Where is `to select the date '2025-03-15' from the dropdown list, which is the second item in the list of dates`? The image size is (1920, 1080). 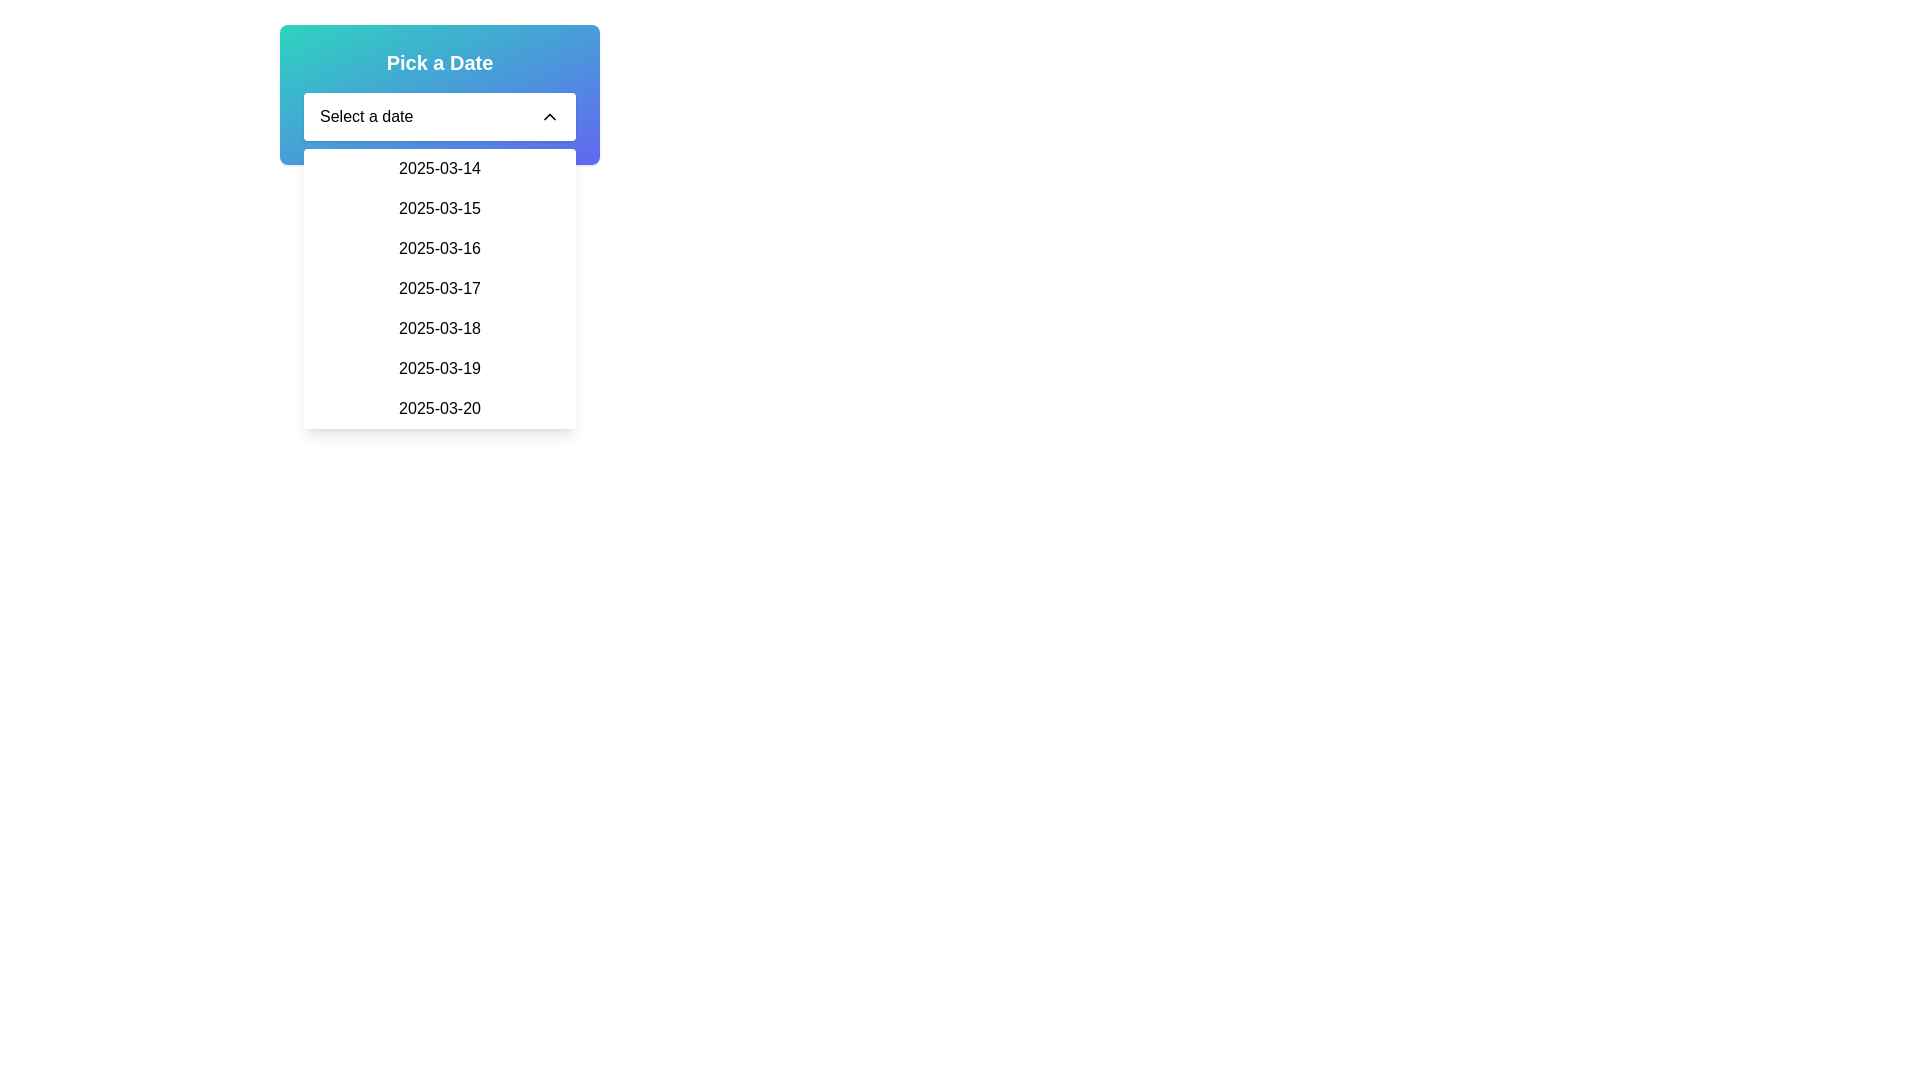
to select the date '2025-03-15' from the dropdown list, which is the second item in the list of dates is located at coordinates (439, 208).